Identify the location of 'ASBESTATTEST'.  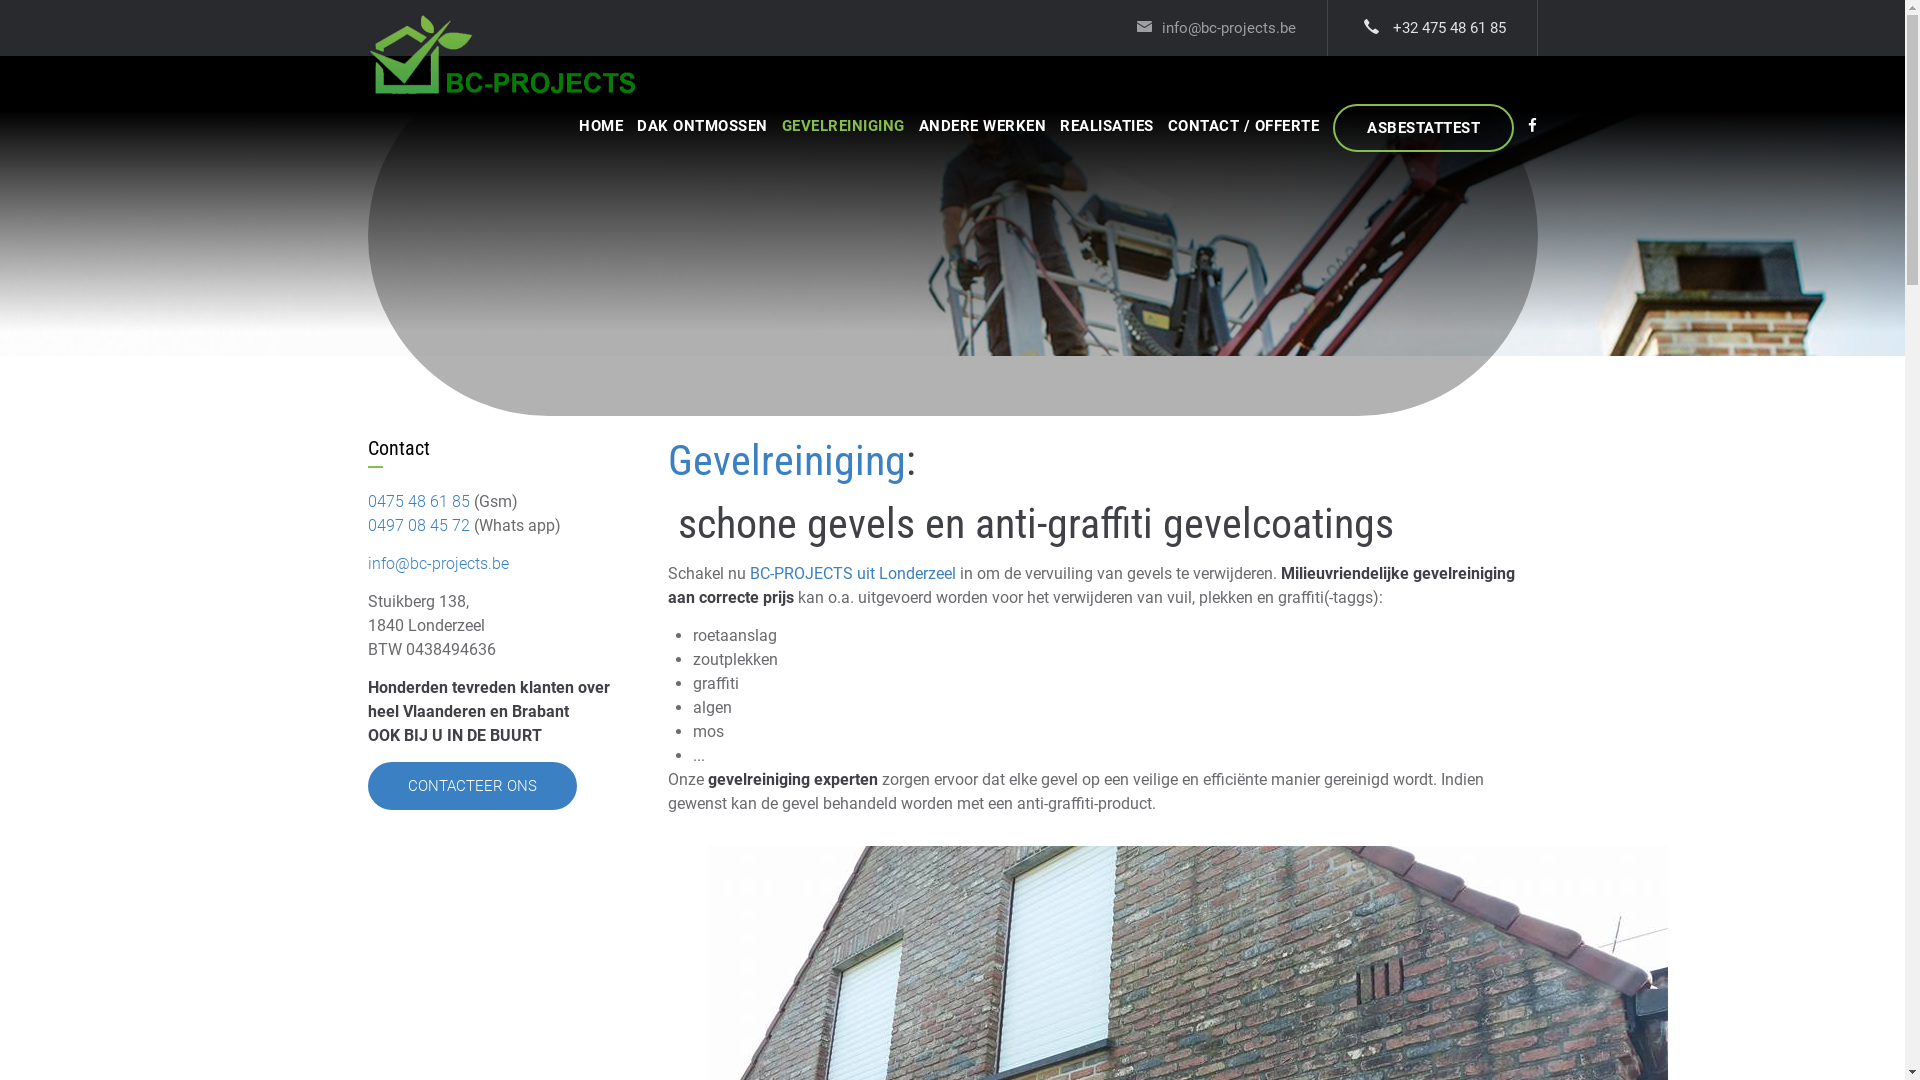
(1422, 127).